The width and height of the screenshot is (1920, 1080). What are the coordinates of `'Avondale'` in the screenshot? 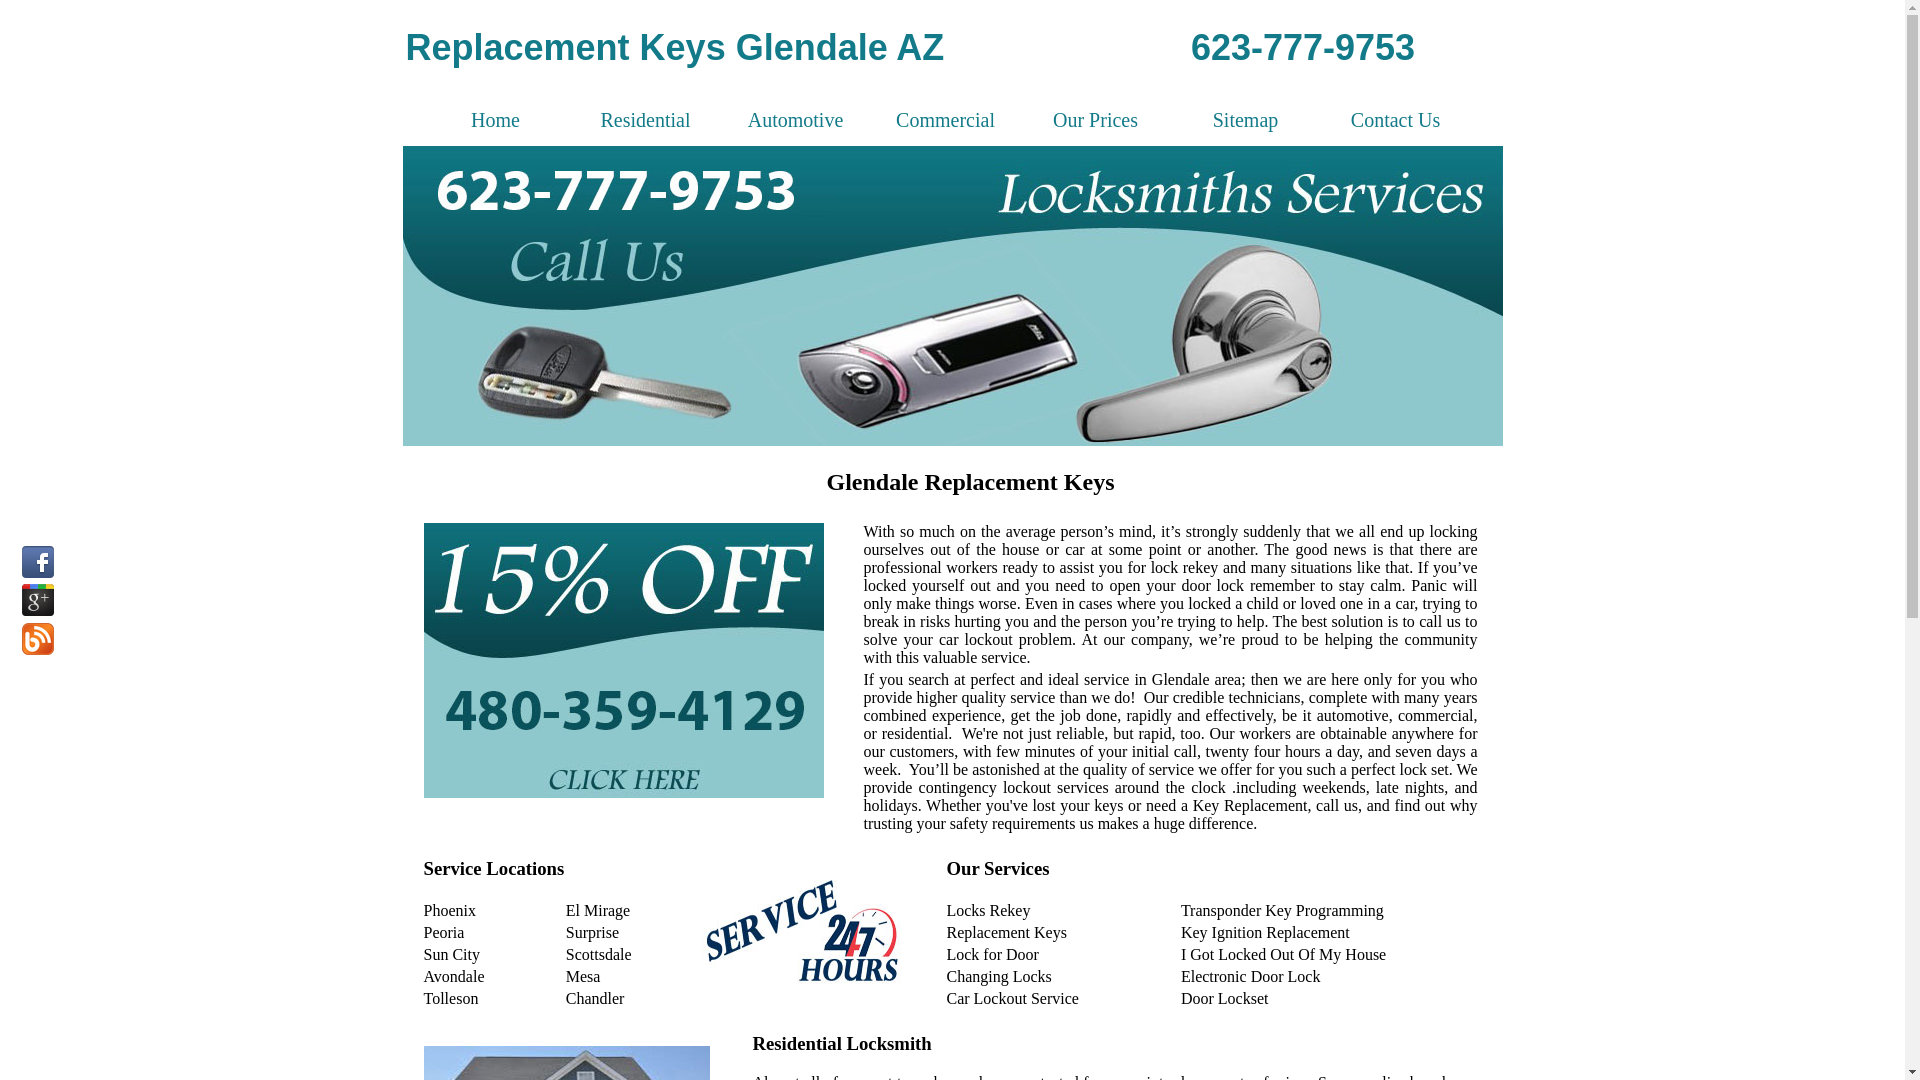 It's located at (453, 975).